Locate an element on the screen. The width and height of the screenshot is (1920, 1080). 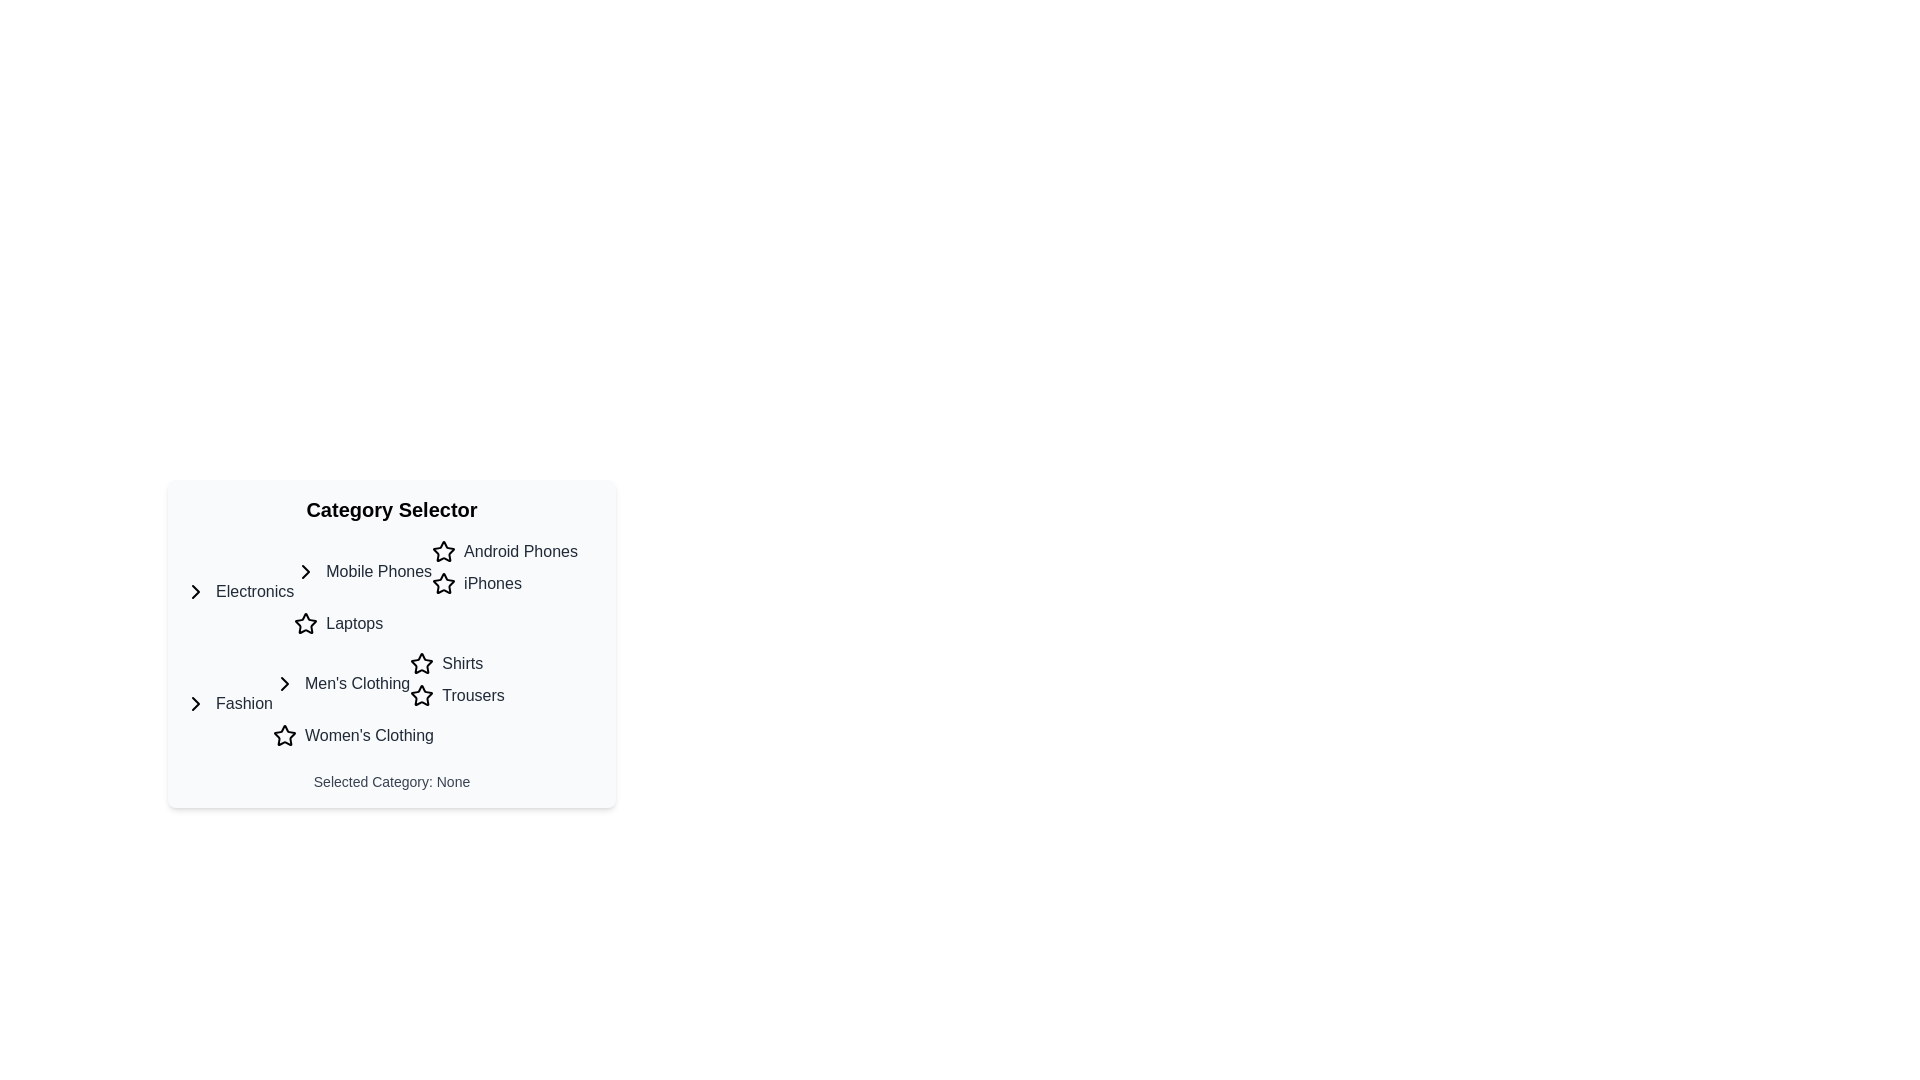
the star icon located adjacent to the text 'Shirts' in the 'Men's Clothing' section is located at coordinates (421, 663).